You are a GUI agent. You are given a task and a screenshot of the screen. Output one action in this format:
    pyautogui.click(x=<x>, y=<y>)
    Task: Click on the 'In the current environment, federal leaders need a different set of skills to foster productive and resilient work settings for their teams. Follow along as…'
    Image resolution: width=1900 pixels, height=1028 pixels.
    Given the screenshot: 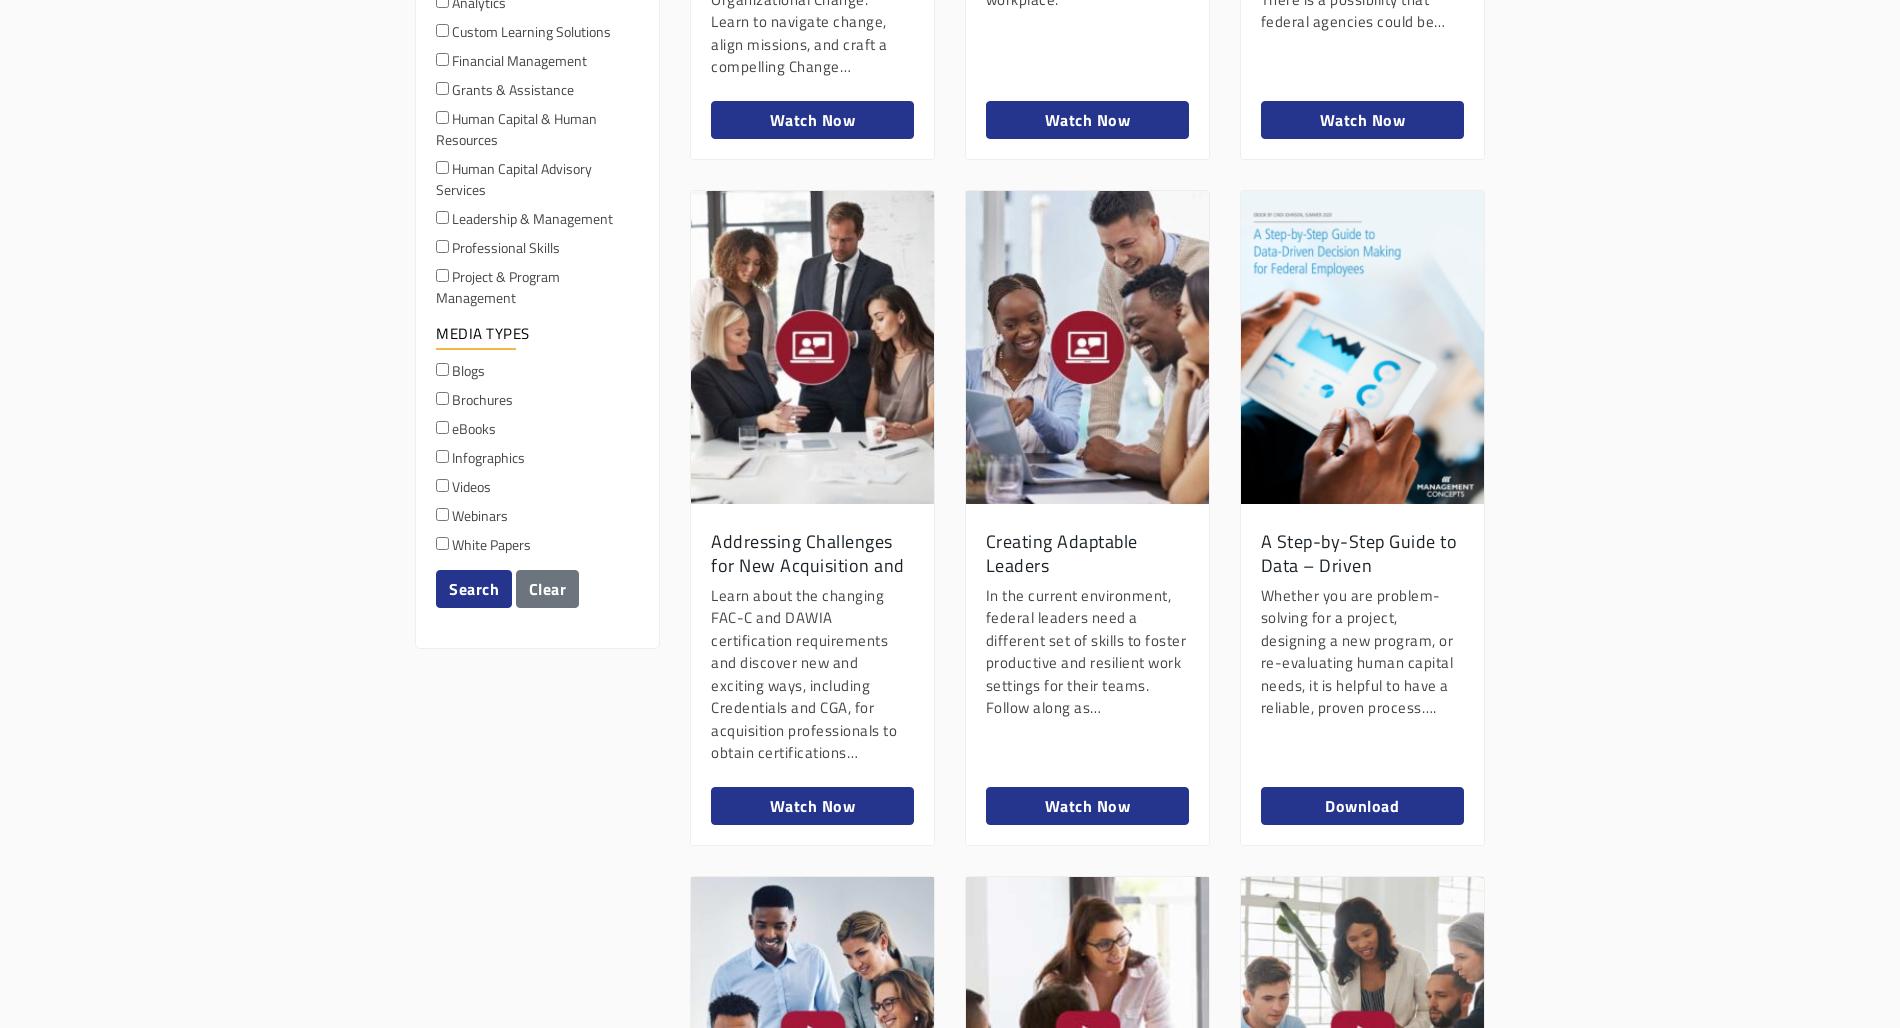 What is the action you would take?
    pyautogui.click(x=1085, y=651)
    